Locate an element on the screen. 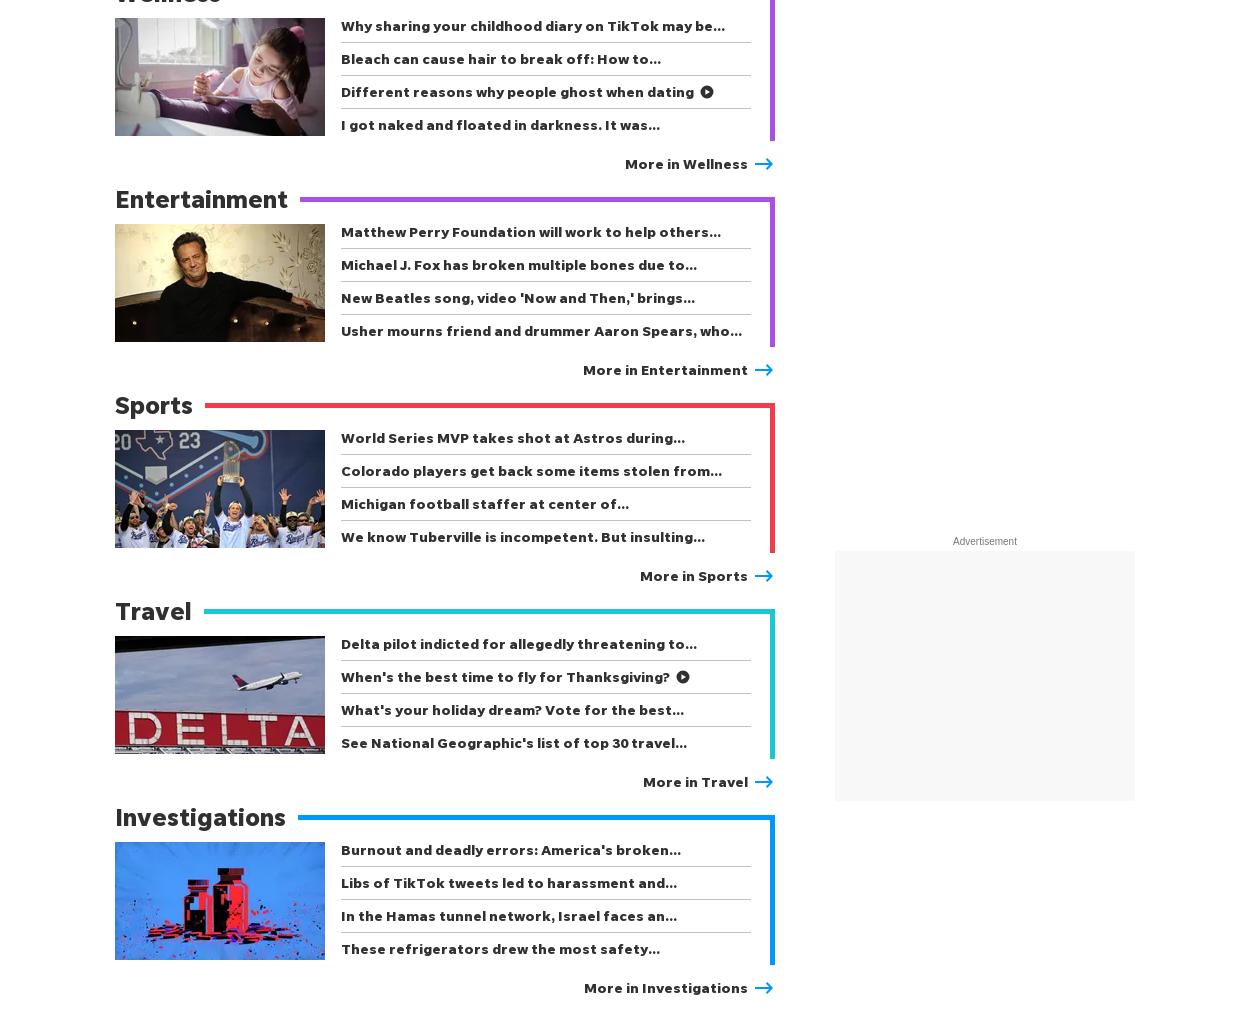  'Burnout and deadly errors: America's broken…' is located at coordinates (511, 849).